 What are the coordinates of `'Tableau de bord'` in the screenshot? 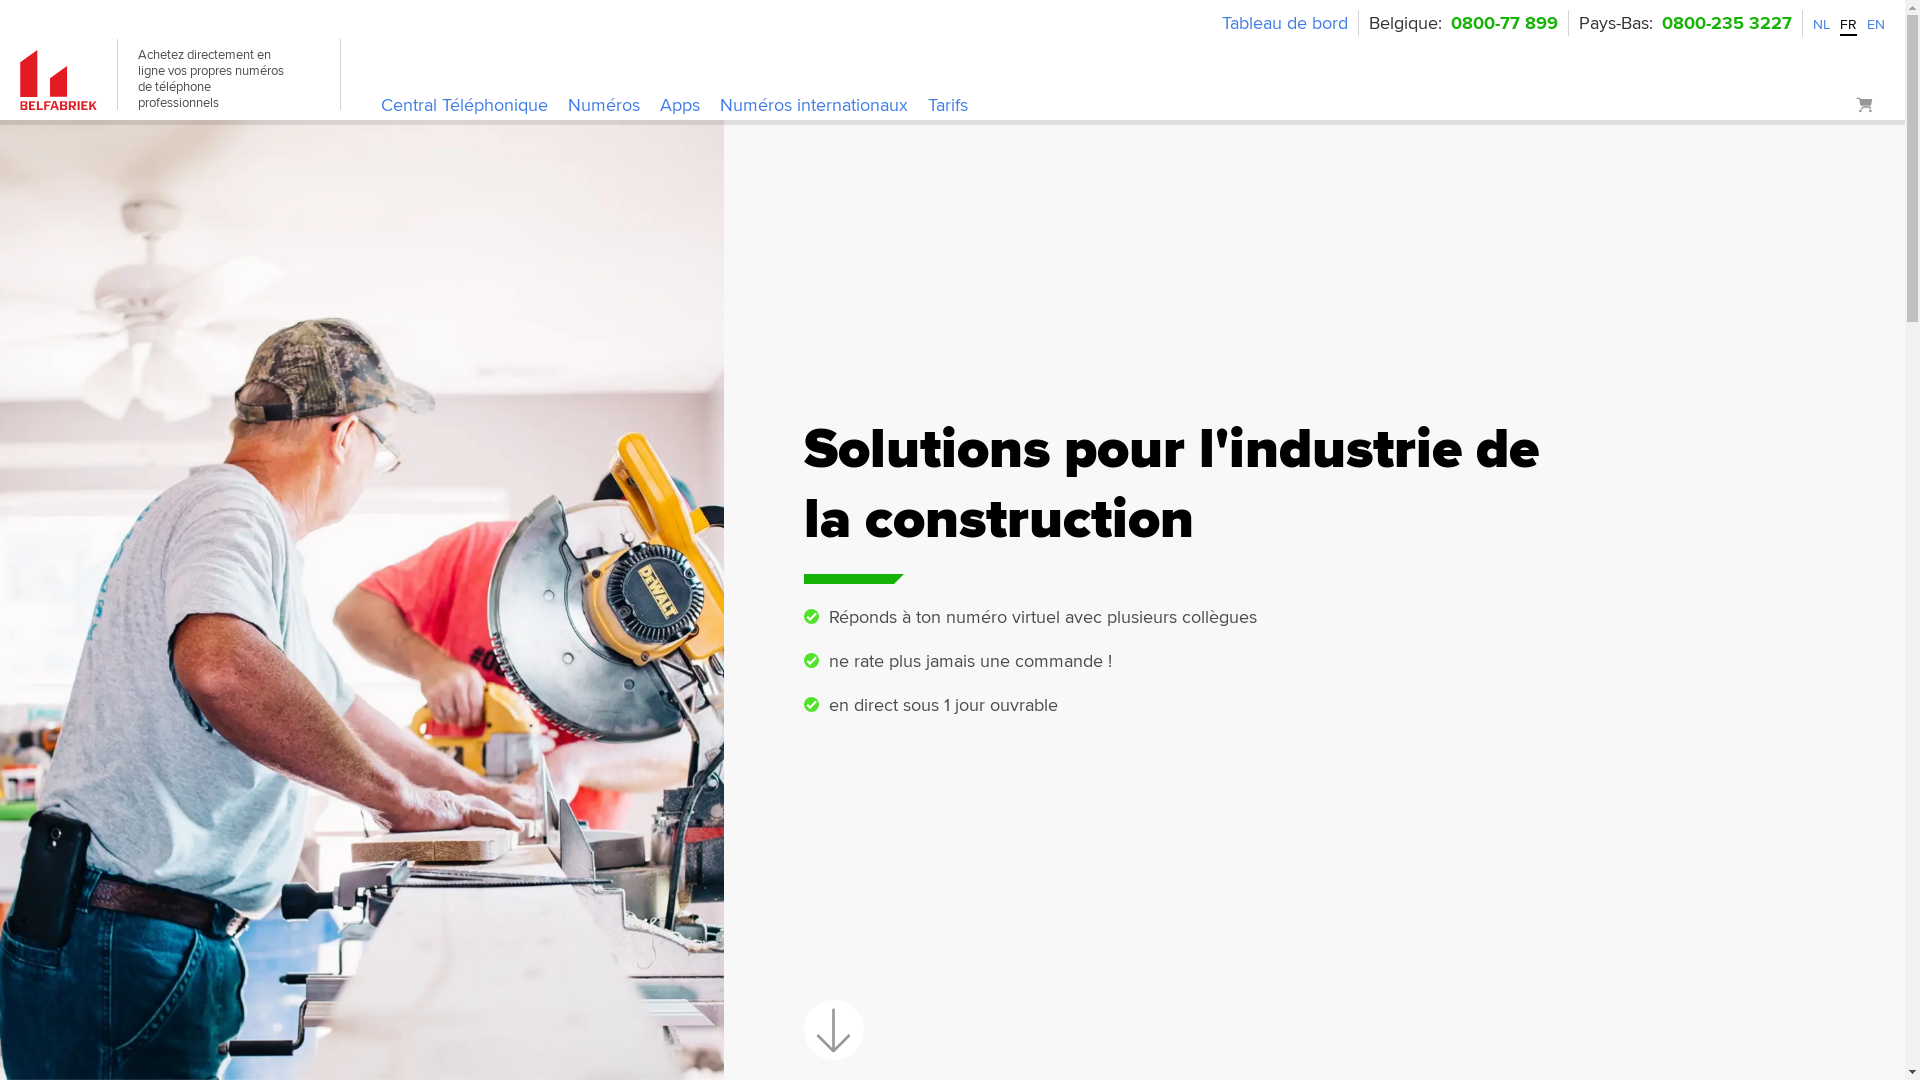 It's located at (1285, 23).